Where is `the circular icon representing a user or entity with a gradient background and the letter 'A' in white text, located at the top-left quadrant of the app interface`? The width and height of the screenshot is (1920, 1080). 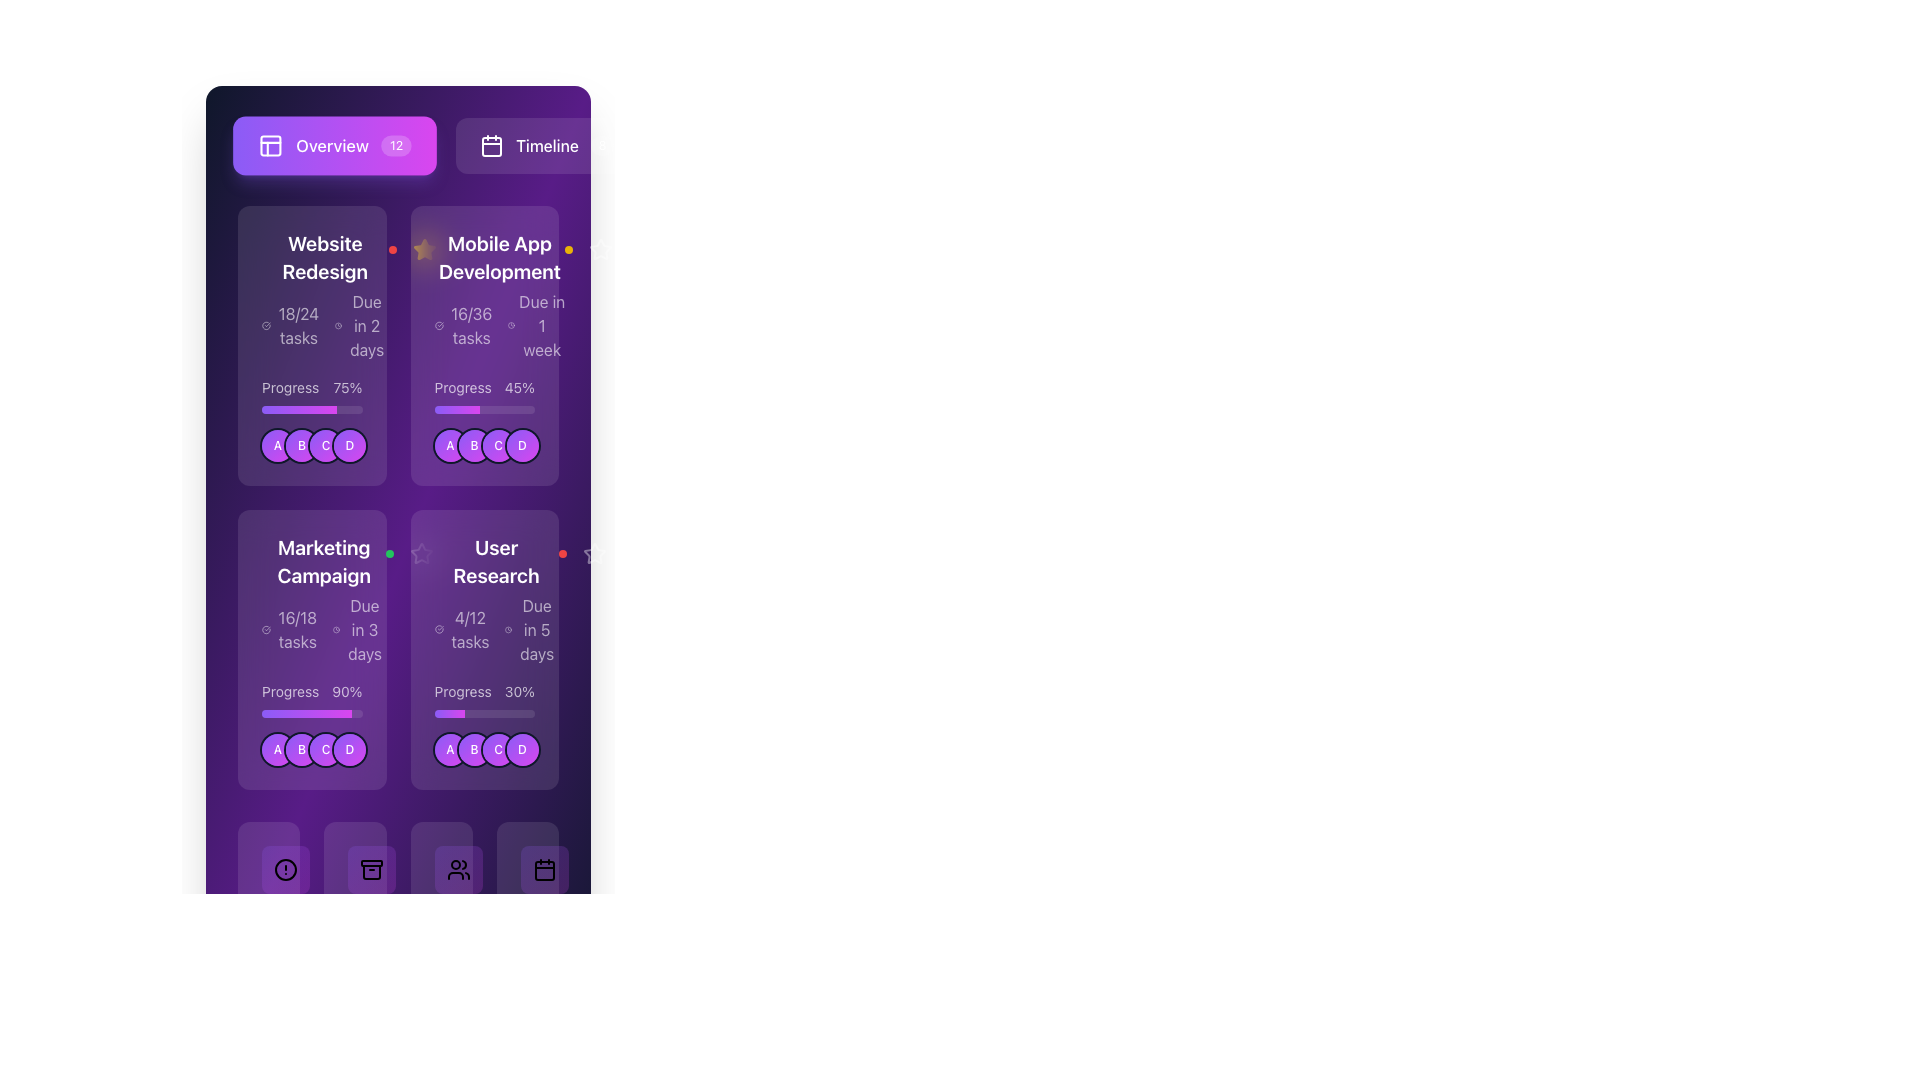 the circular icon representing a user or entity with a gradient background and the letter 'A' in white text, located at the top-left quadrant of the app interface is located at coordinates (277, 445).